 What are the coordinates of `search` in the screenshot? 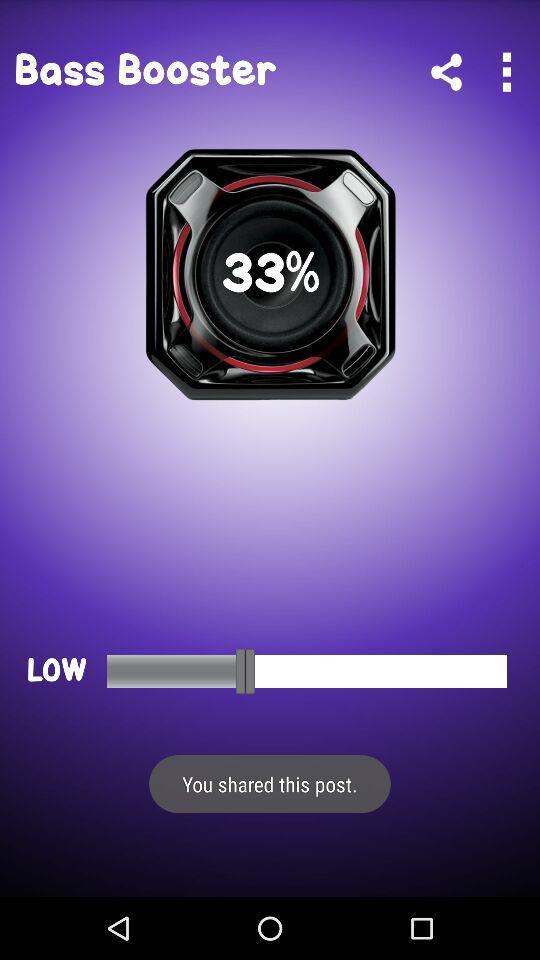 It's located at (505, 72).